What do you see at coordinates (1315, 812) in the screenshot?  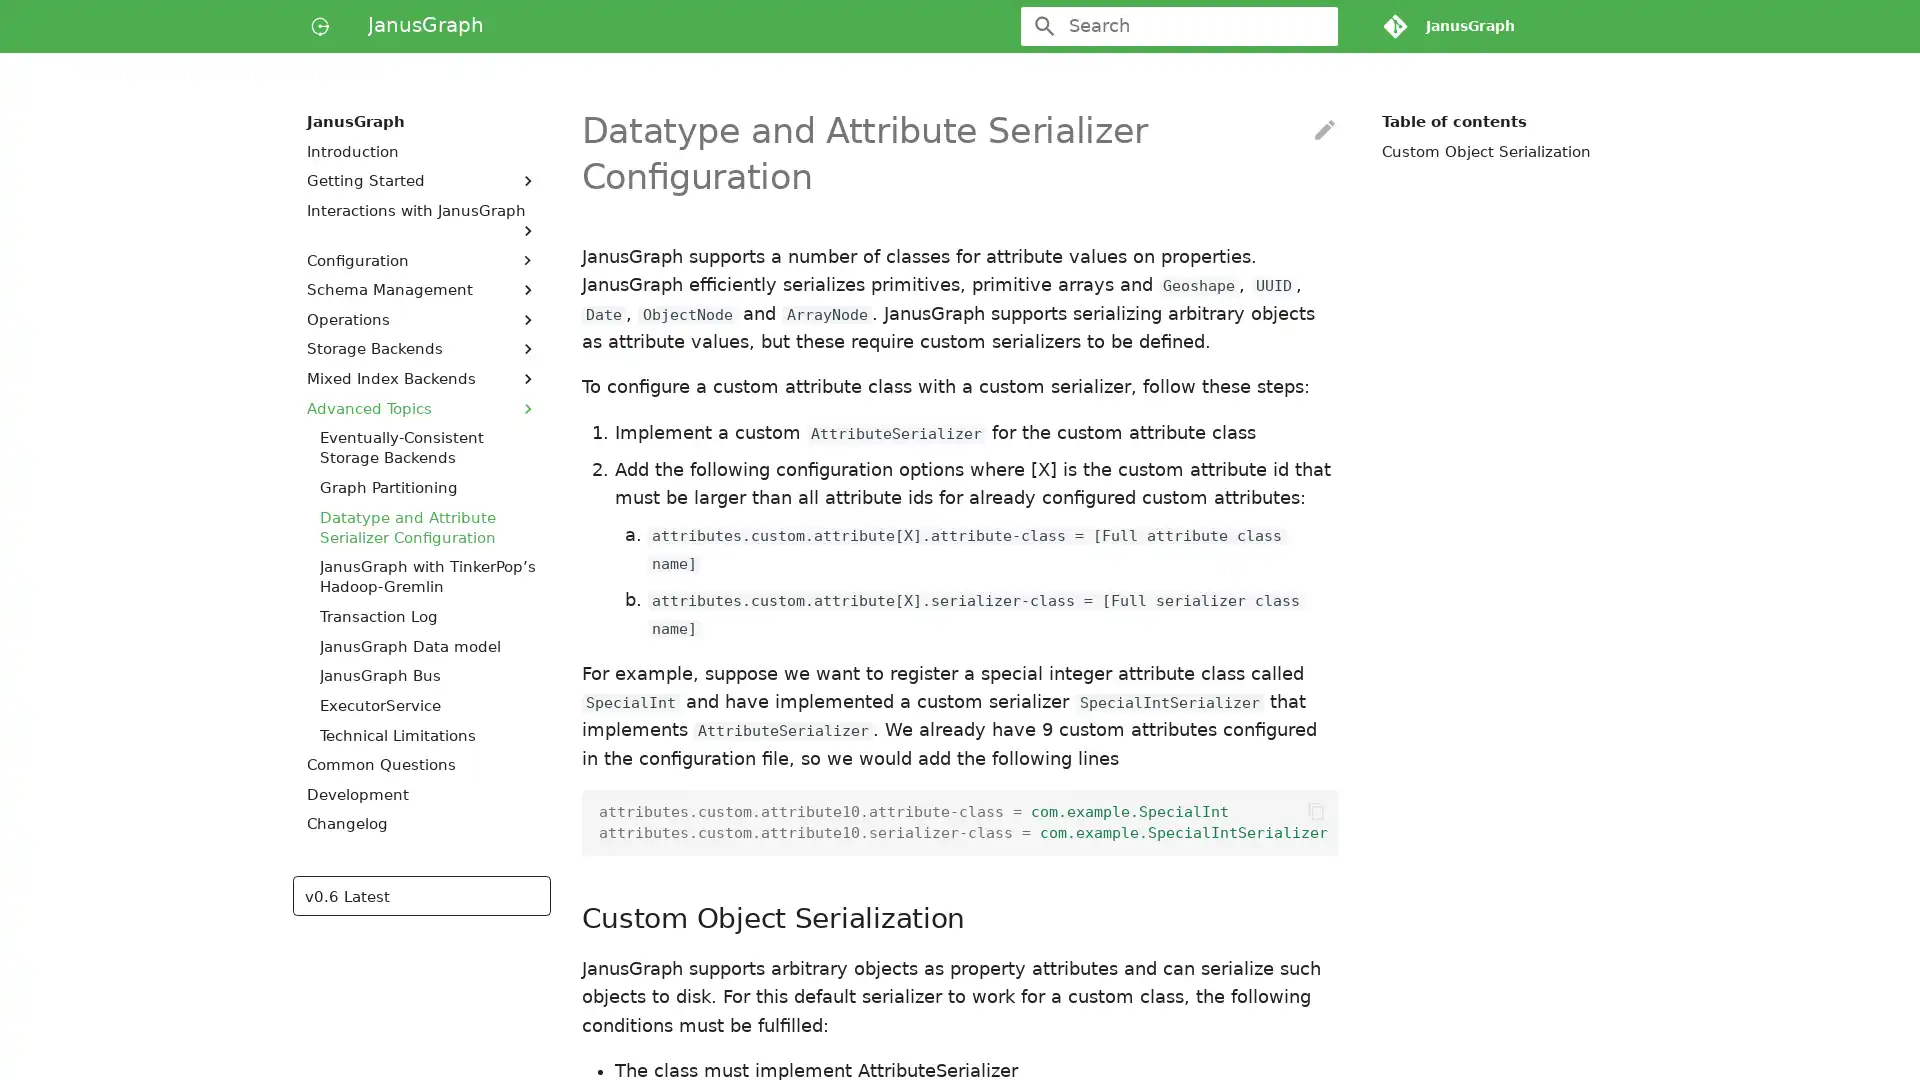 I see `Copy to clipboard` at bounding box center [1315, 812].